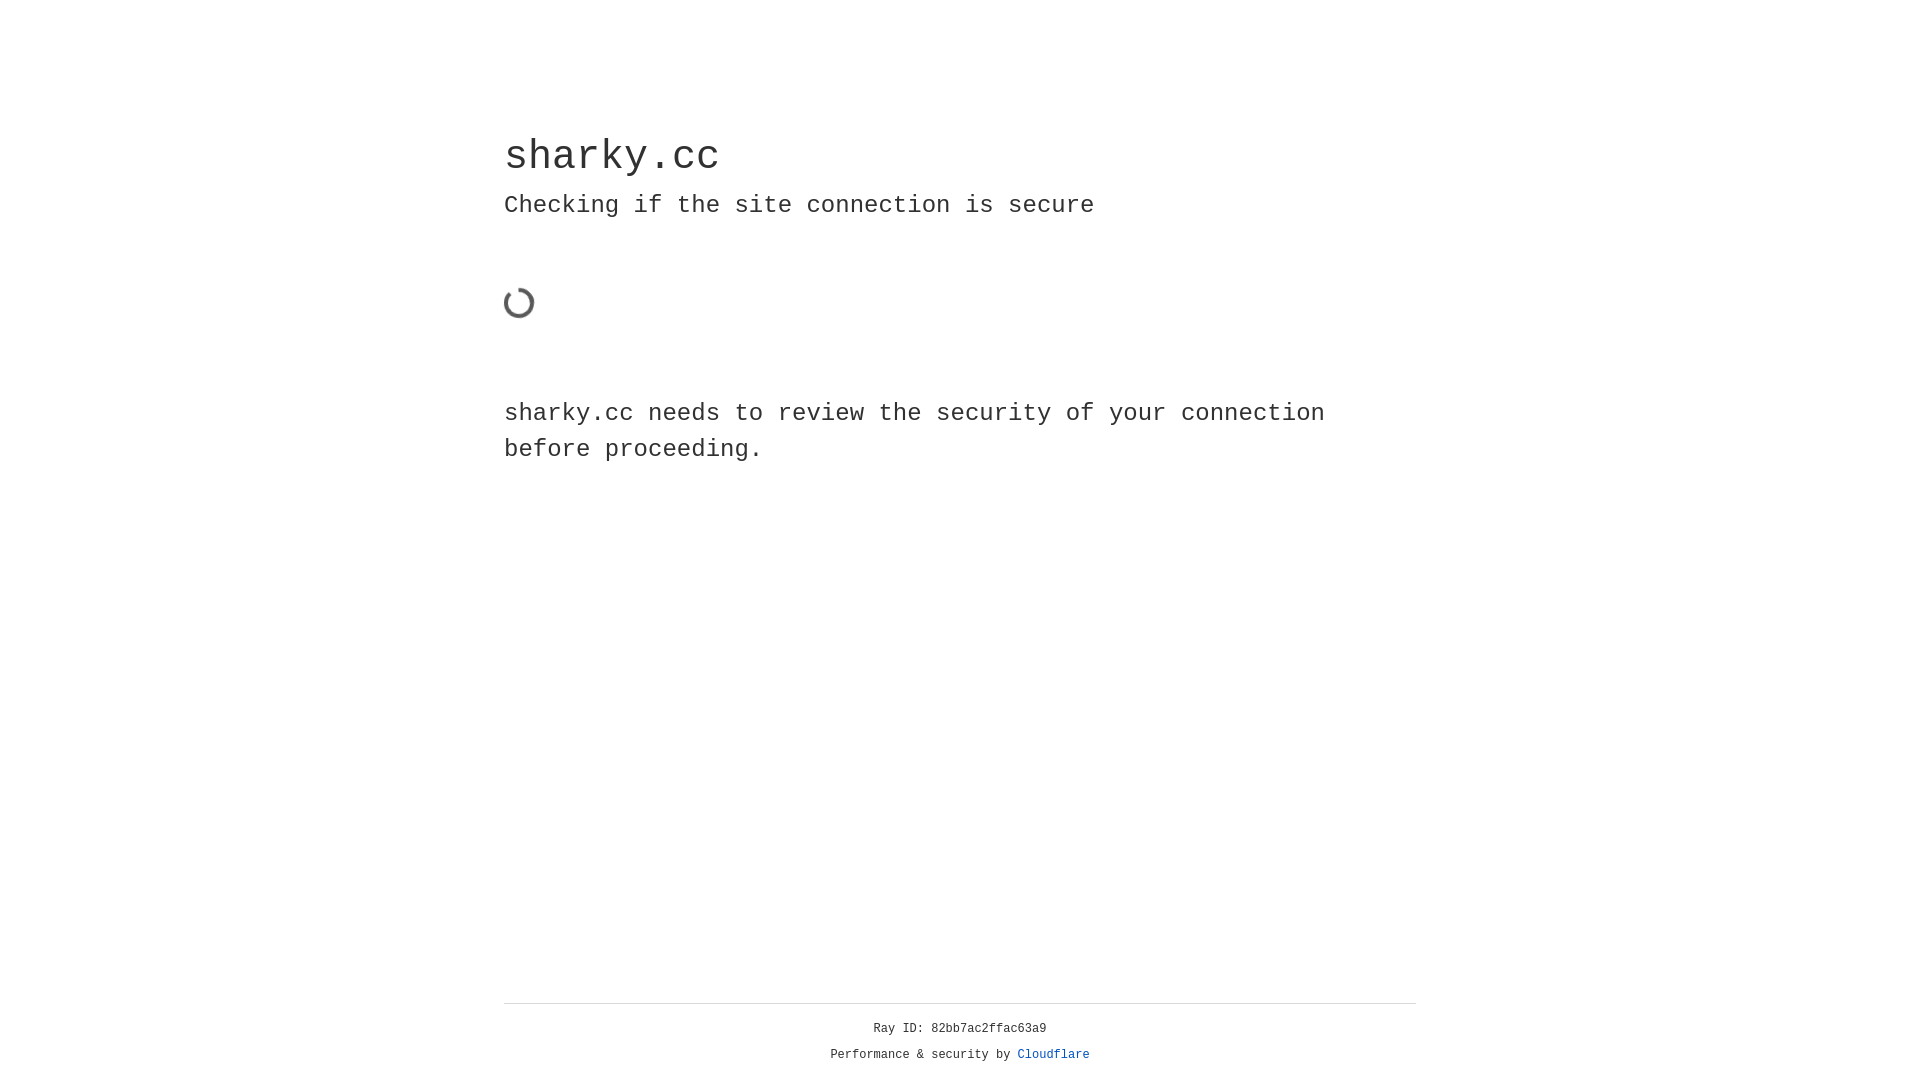  I want to click on 'Cloudflare', so click(1053, 1054).